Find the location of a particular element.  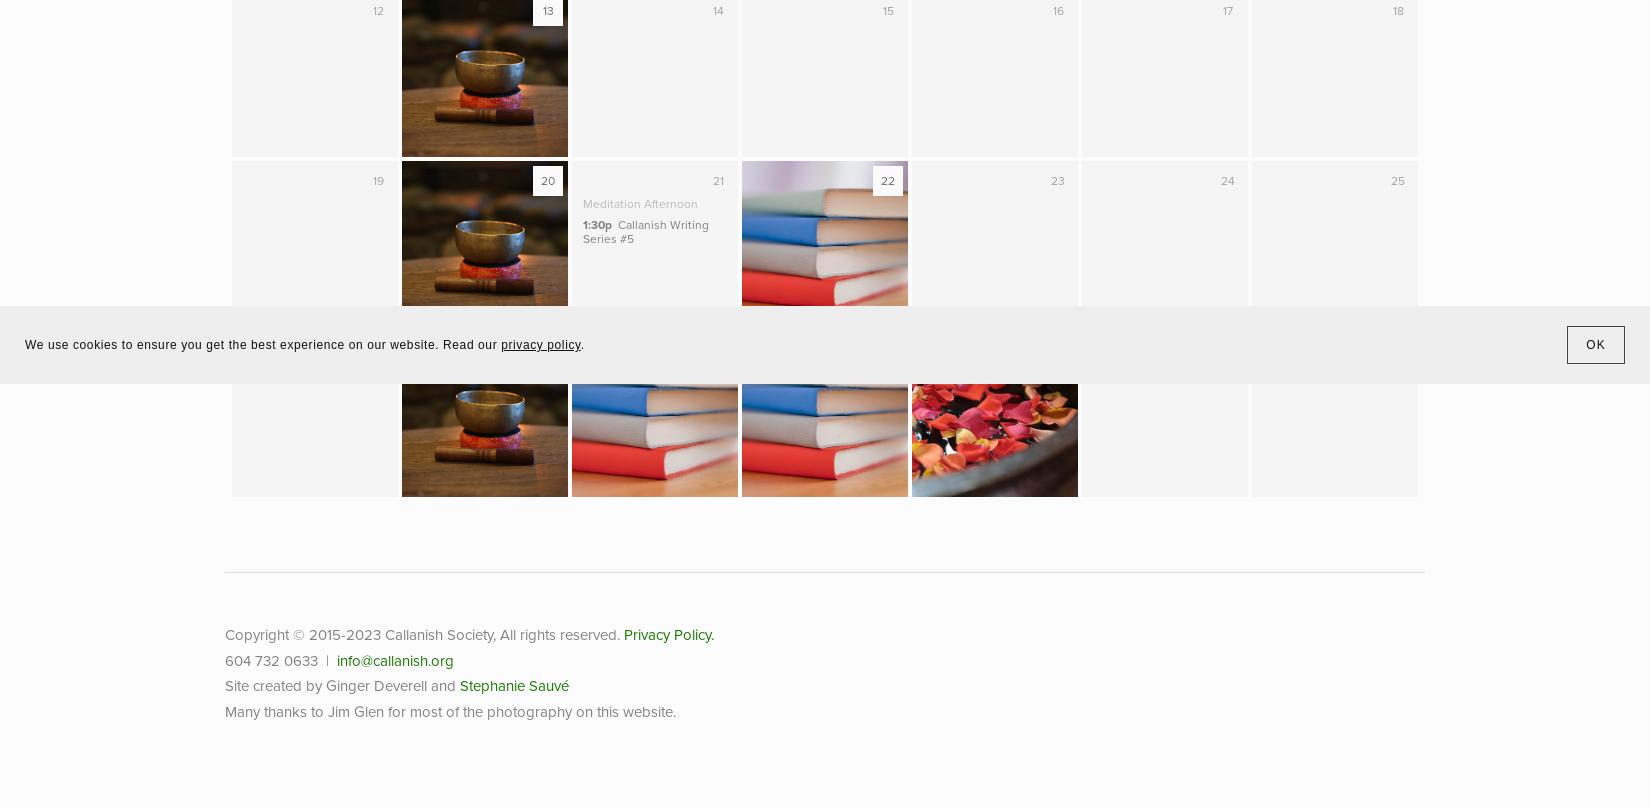

'21' is located at coordinates (716, 179).